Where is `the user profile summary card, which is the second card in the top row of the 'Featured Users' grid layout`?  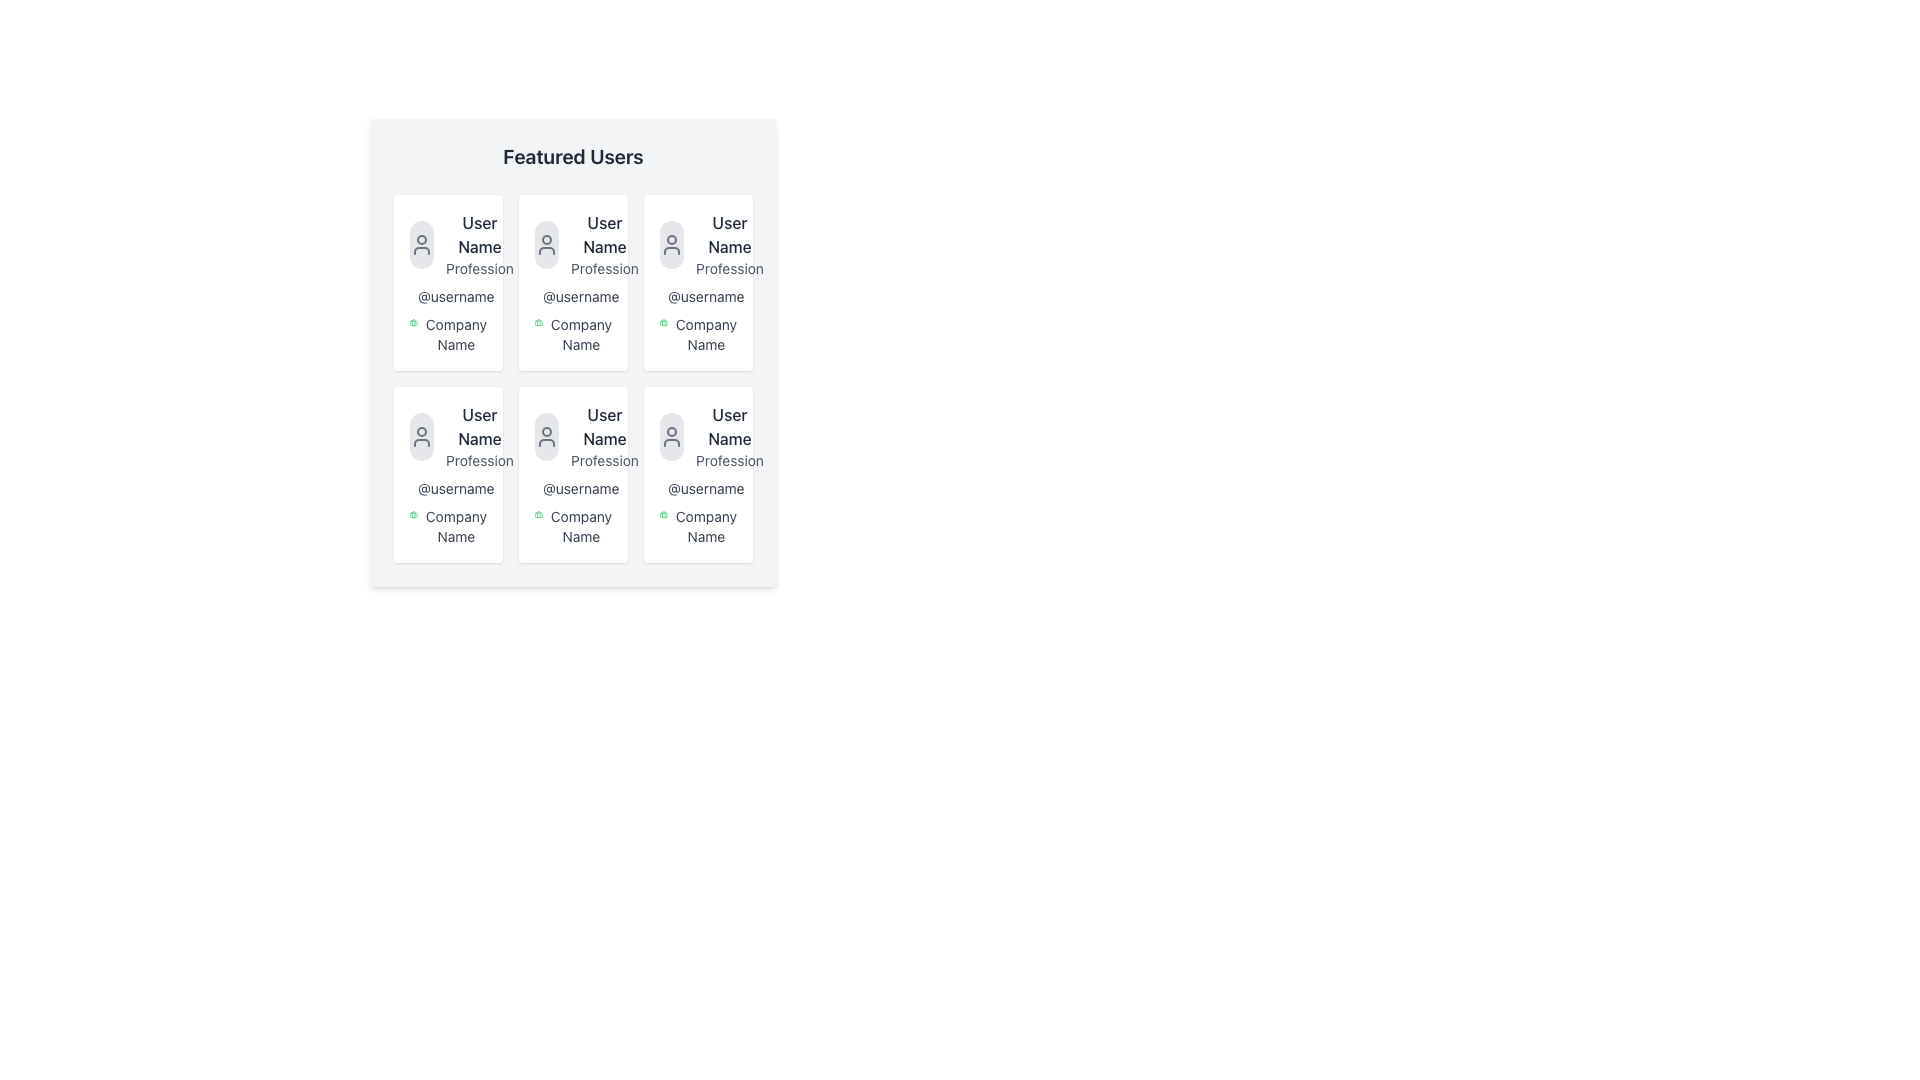
the user profile summary card, which is the second card in the top row of the 'Featured Users' grid layout is located at coordinates (572, 352).